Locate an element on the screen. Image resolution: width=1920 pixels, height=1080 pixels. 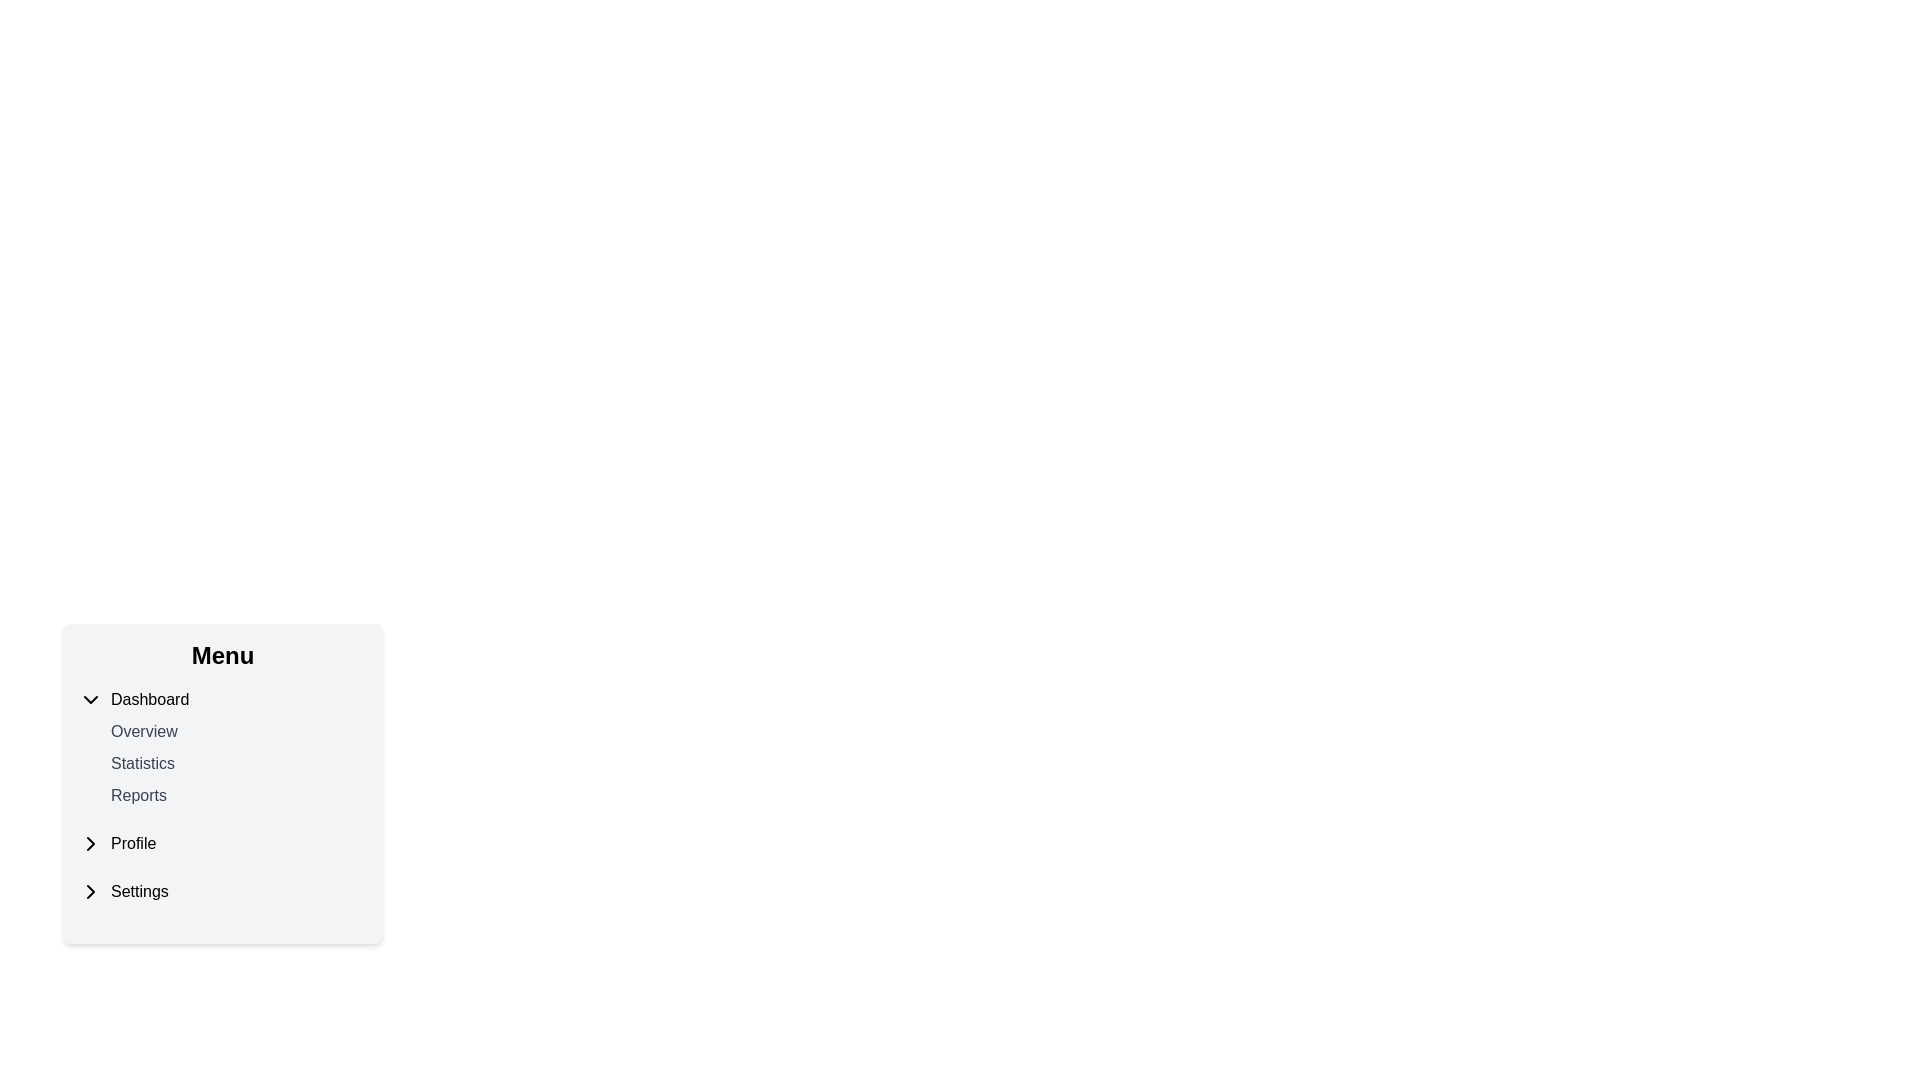
the chevron-right icon next to the 'Profile' entry in the Menu navigation card is located at coordinates (90, 844).